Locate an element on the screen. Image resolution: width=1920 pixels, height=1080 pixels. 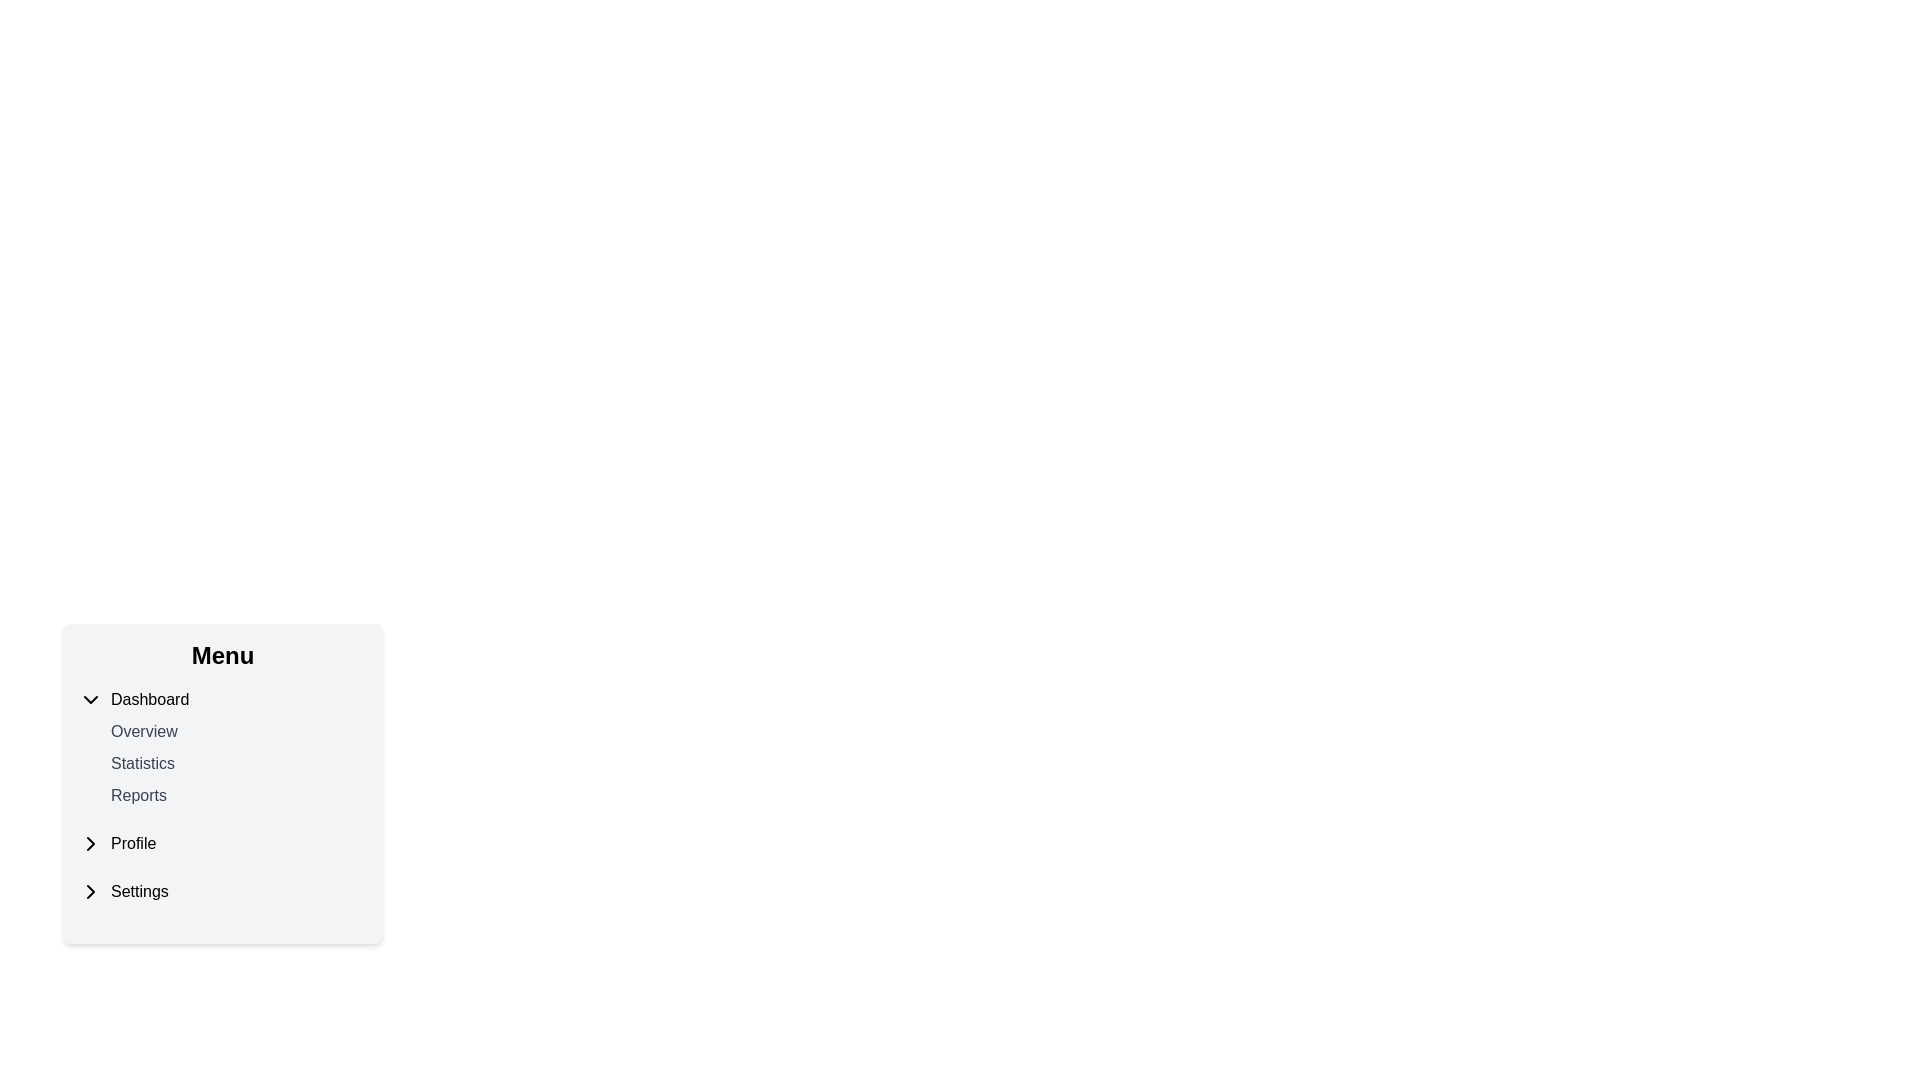
the chevron-right icon next to the 'Profile' entry in the Menu navigation card is located at coordinates (90, 844).